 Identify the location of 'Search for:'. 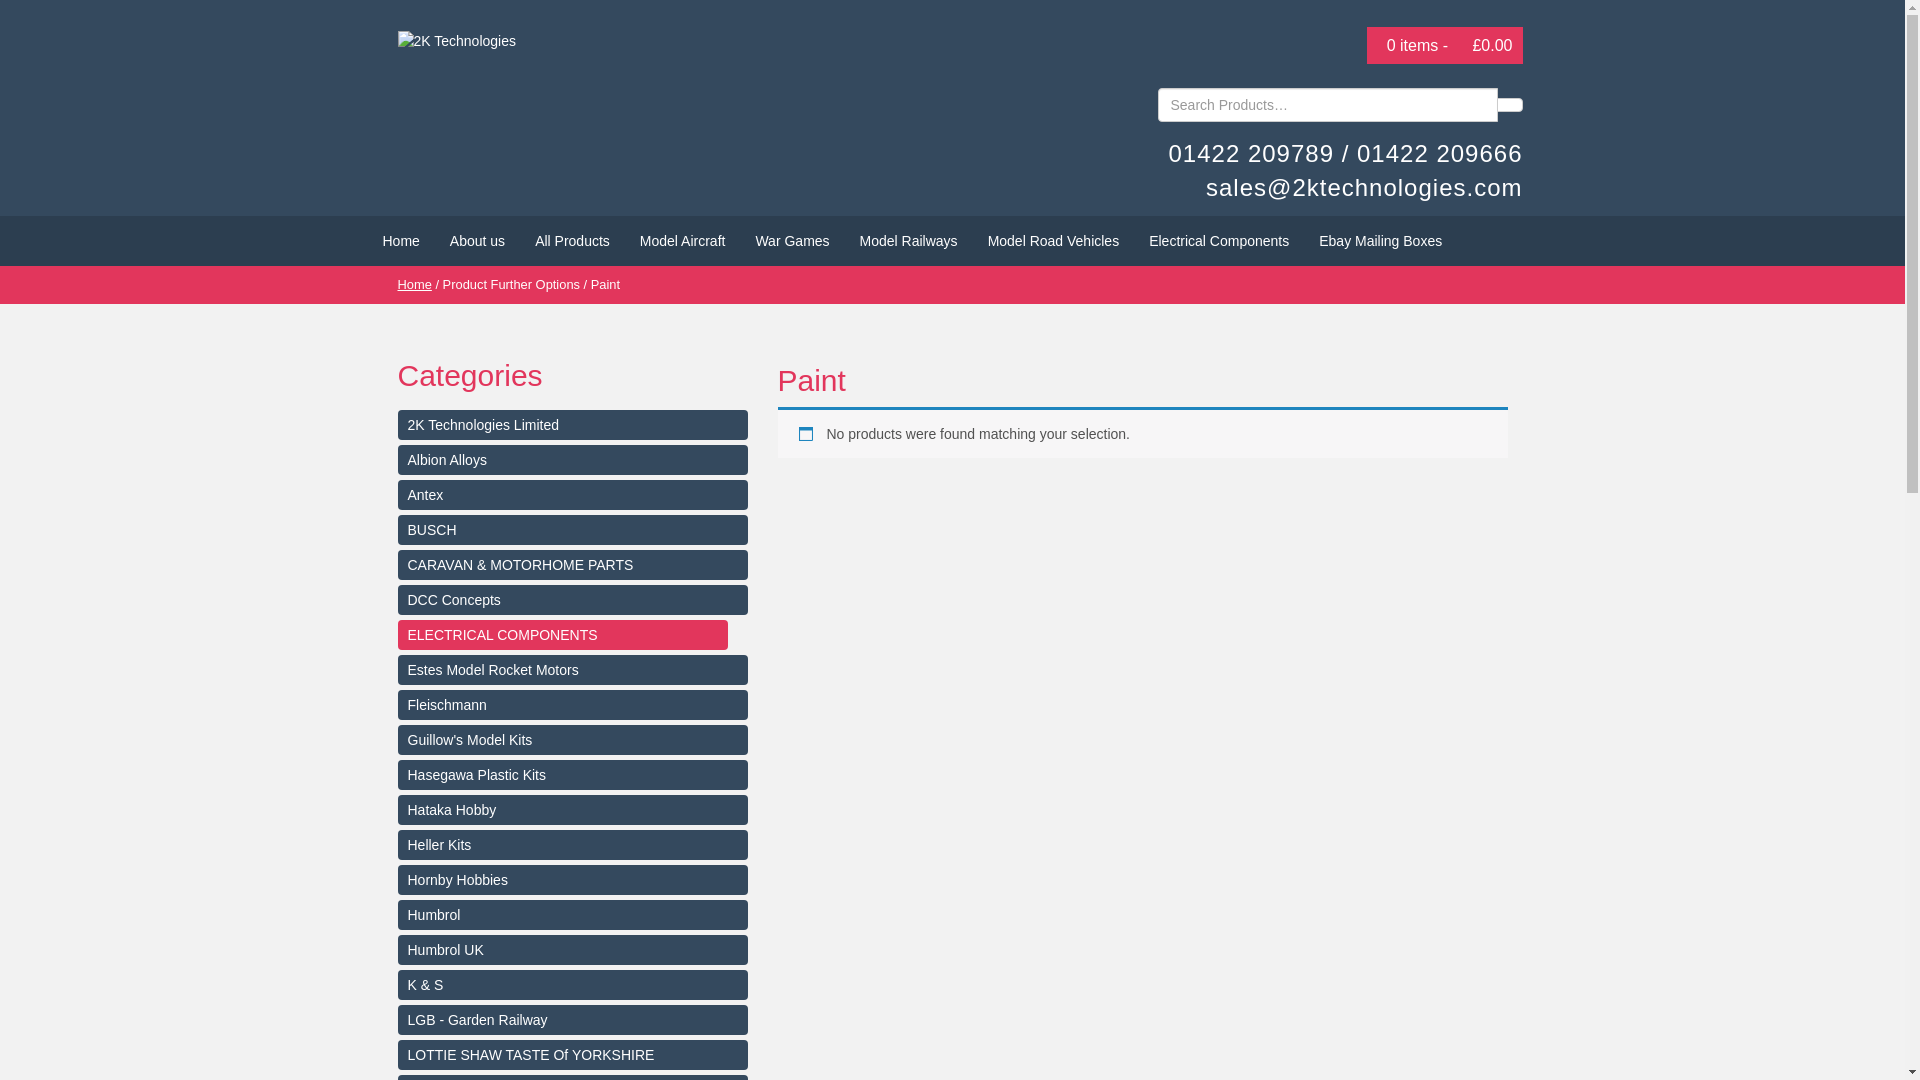
(1328, 104).